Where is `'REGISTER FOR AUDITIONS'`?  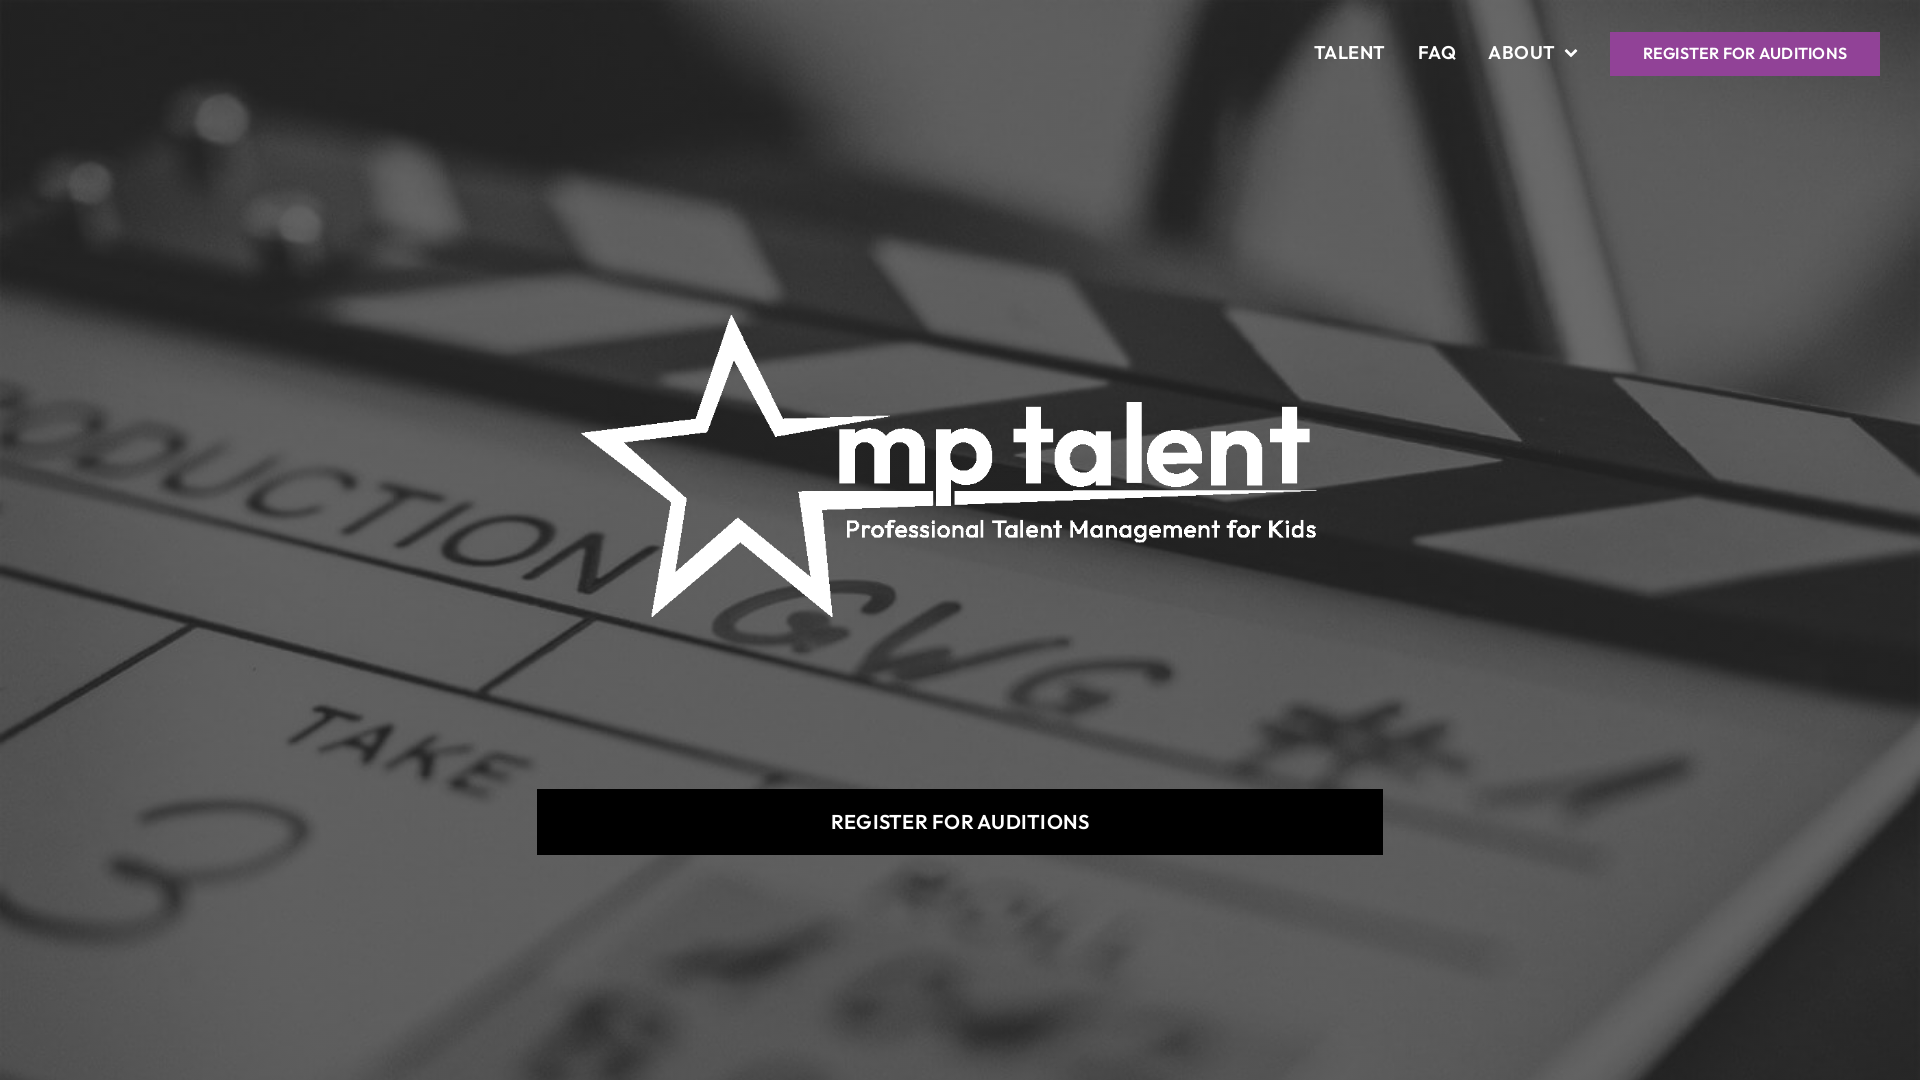 'REGISTER FOR AUDITIONS' is located at coordinates (960, 821).